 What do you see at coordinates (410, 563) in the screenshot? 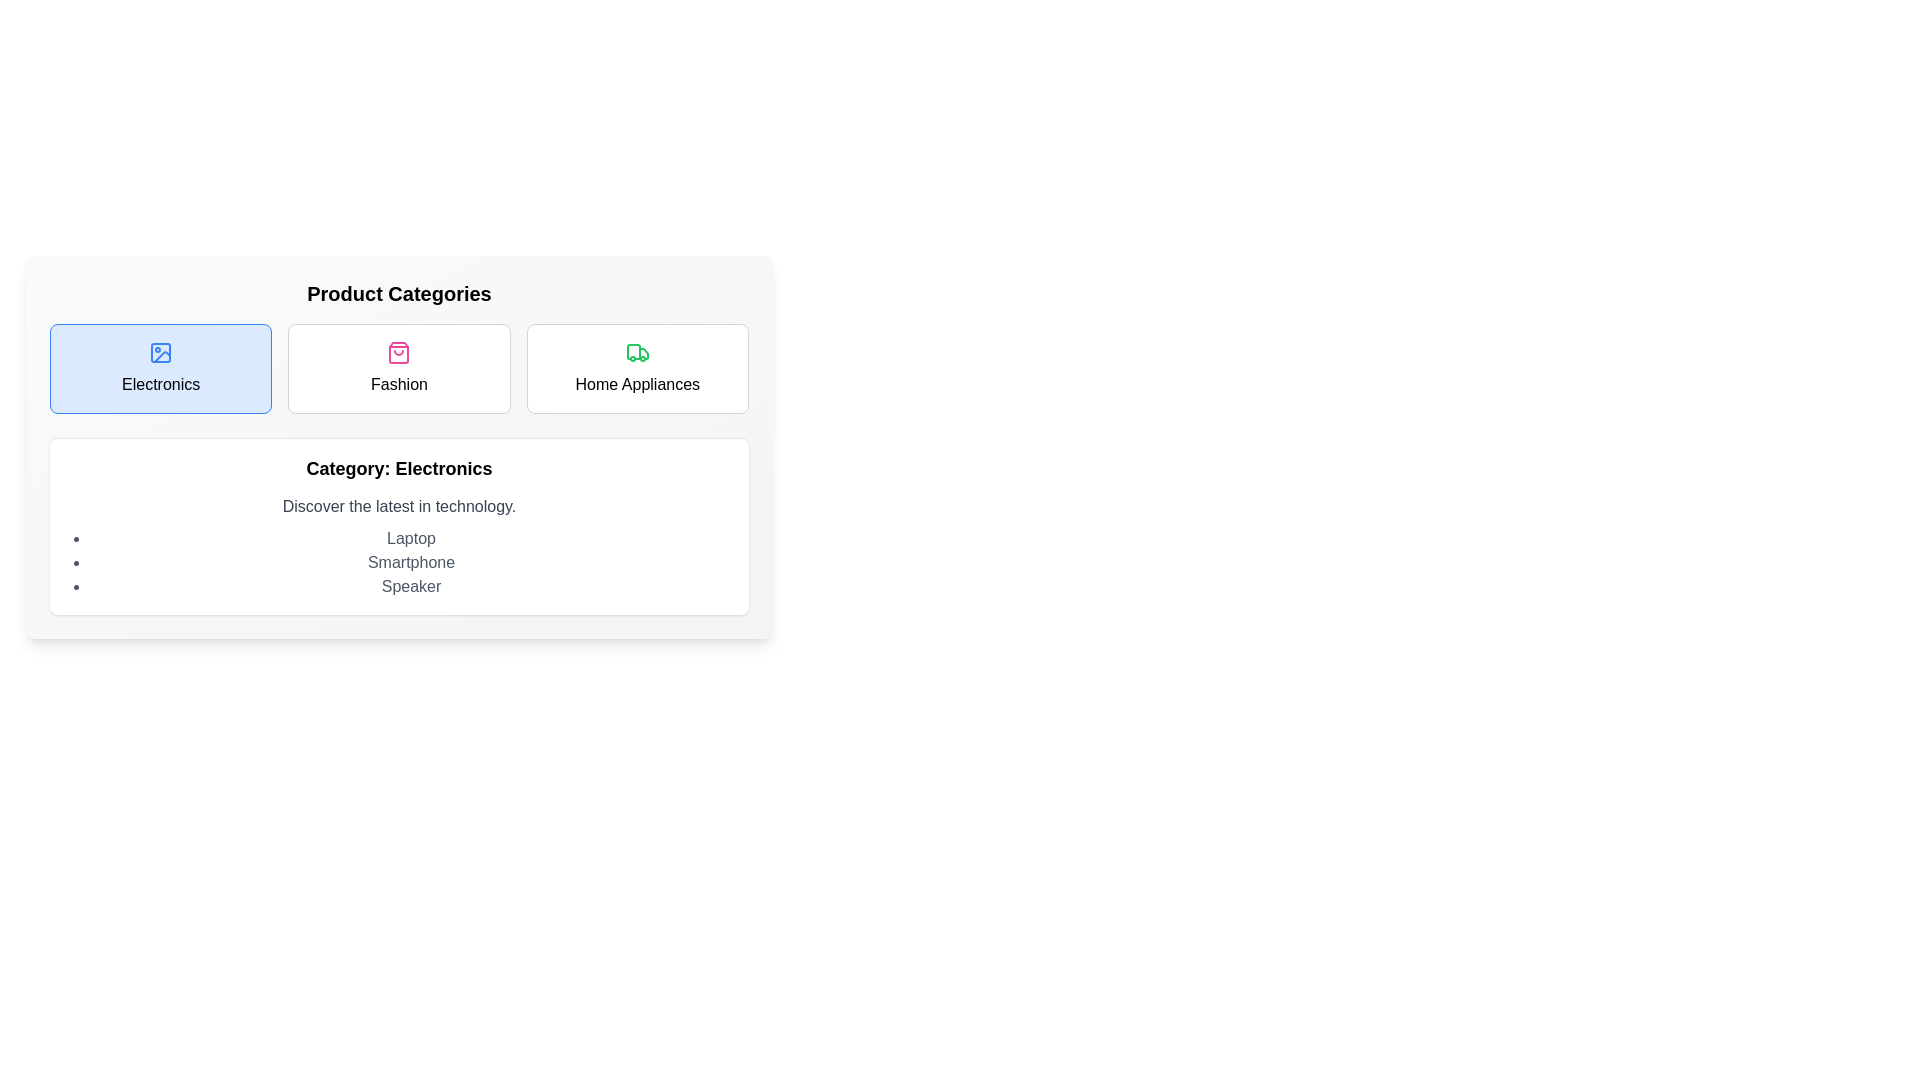
I see `an individual item in the bulleted list of electronic devices located within the 'Category: Electronics' section under the subtitle 'Discover the latest in technology.'` at bounding box center [410, 563].